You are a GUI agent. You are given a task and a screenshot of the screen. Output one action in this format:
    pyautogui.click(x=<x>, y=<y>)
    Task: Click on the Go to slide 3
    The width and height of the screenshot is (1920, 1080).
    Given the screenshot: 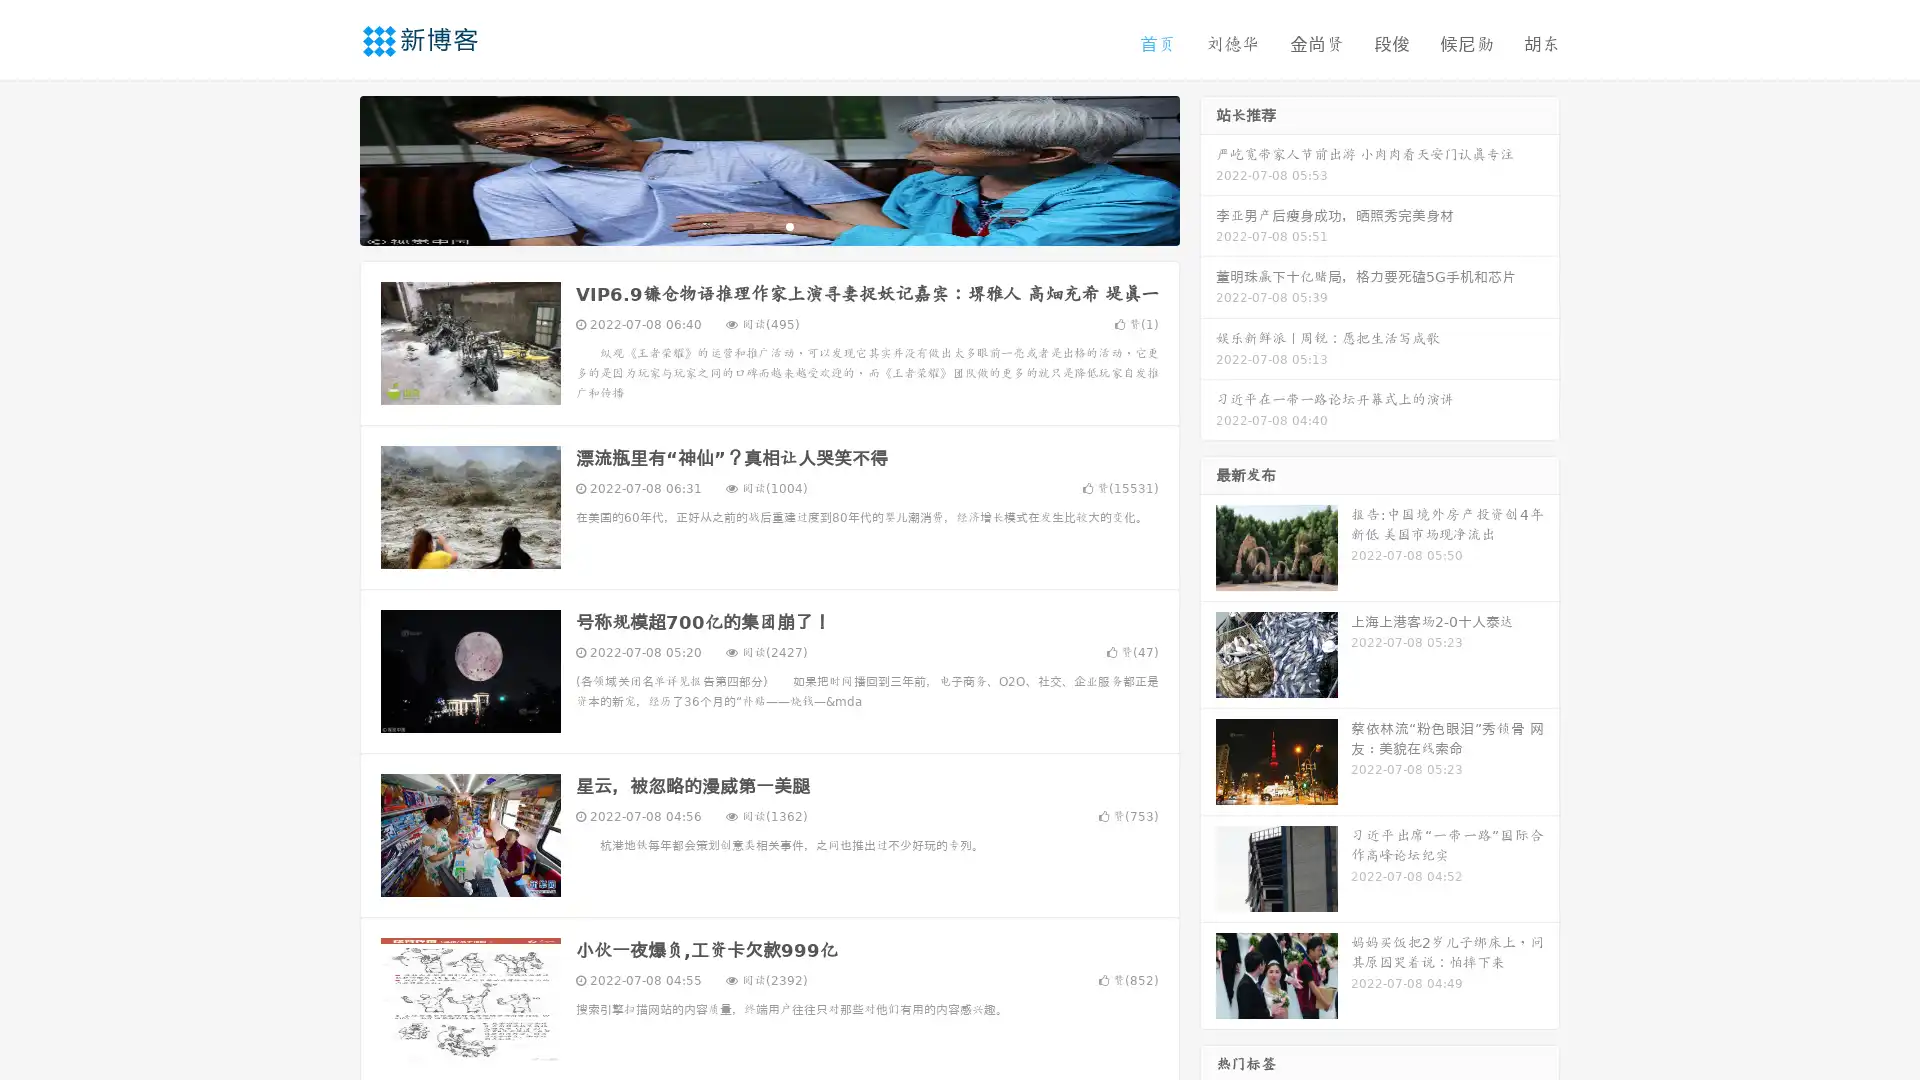 What is the action you would take?
    pyautogui.click(x=789, y=225)
    